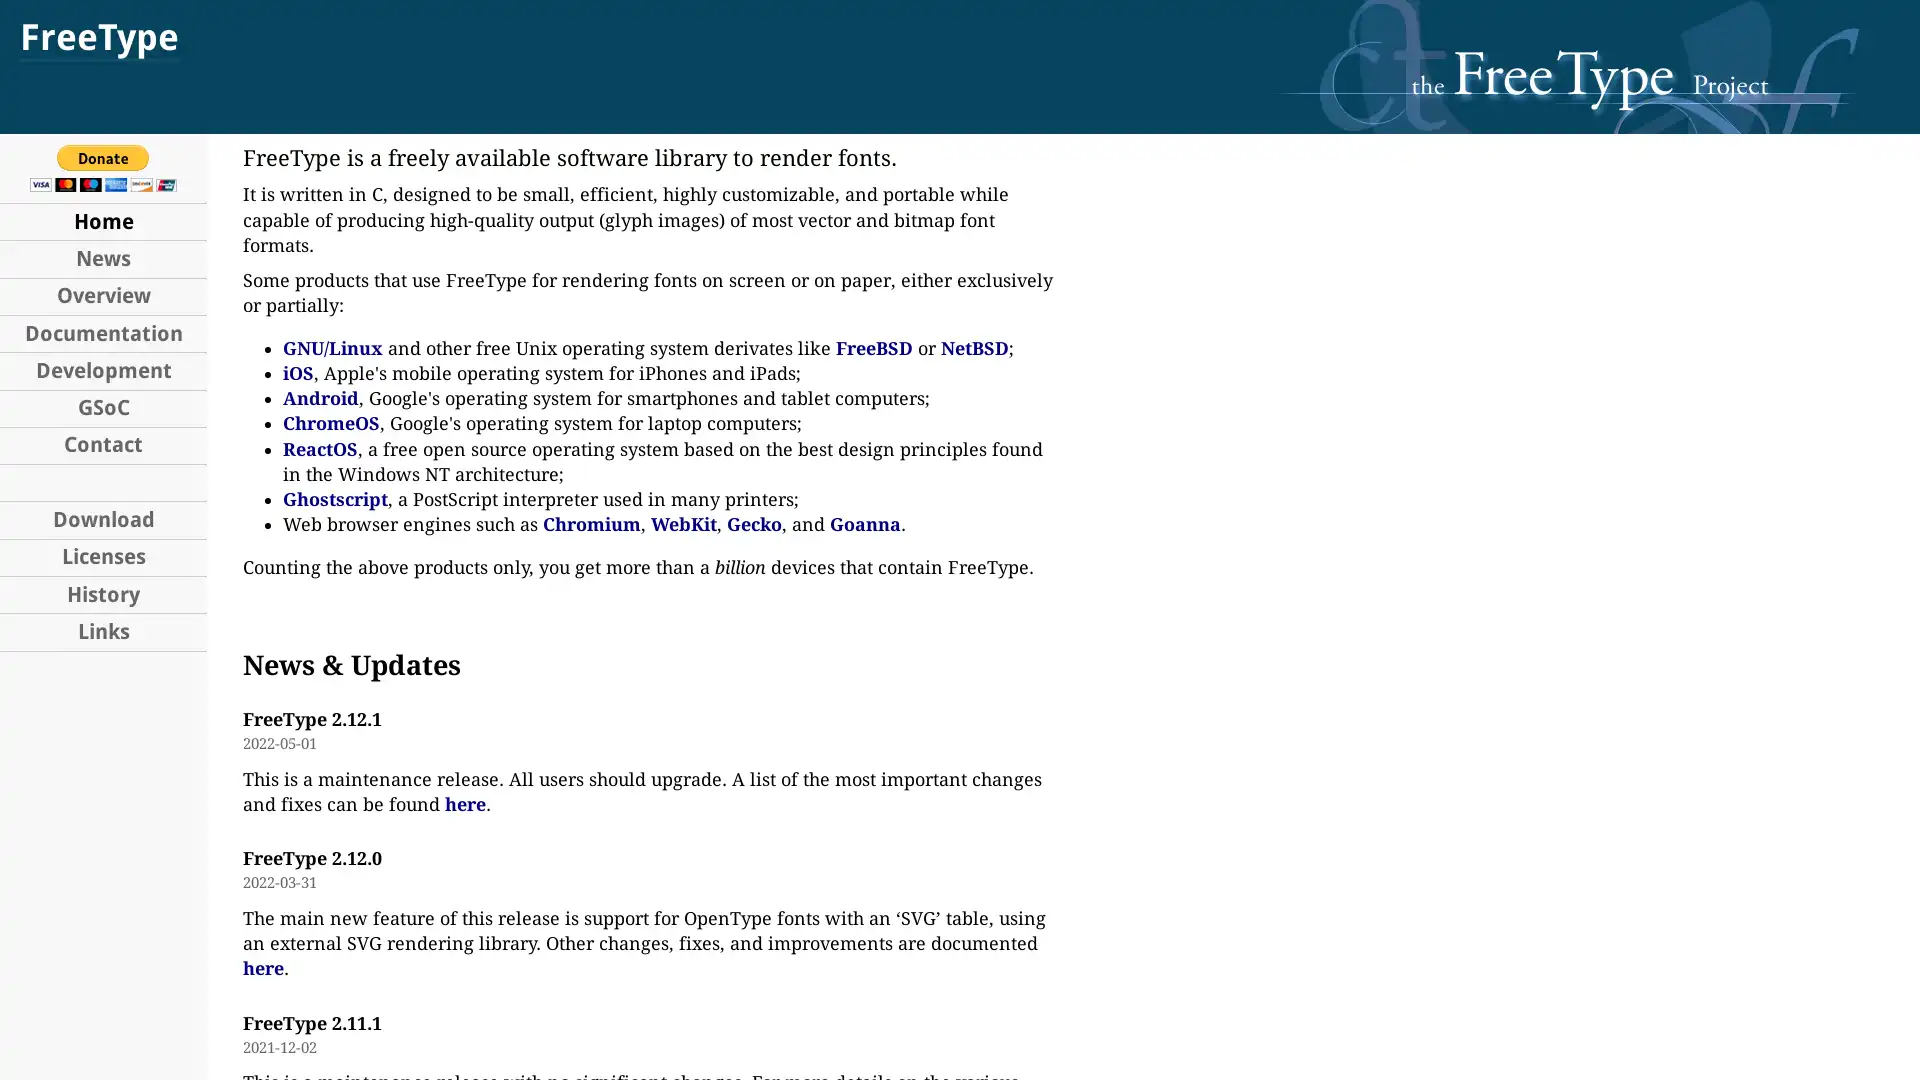 This screenshot has height=1080, width=1920. Describe the element at coordinates (102, 167) in the screenshot. I see `PayPal - The safer, easier way to pay online!` at that location.